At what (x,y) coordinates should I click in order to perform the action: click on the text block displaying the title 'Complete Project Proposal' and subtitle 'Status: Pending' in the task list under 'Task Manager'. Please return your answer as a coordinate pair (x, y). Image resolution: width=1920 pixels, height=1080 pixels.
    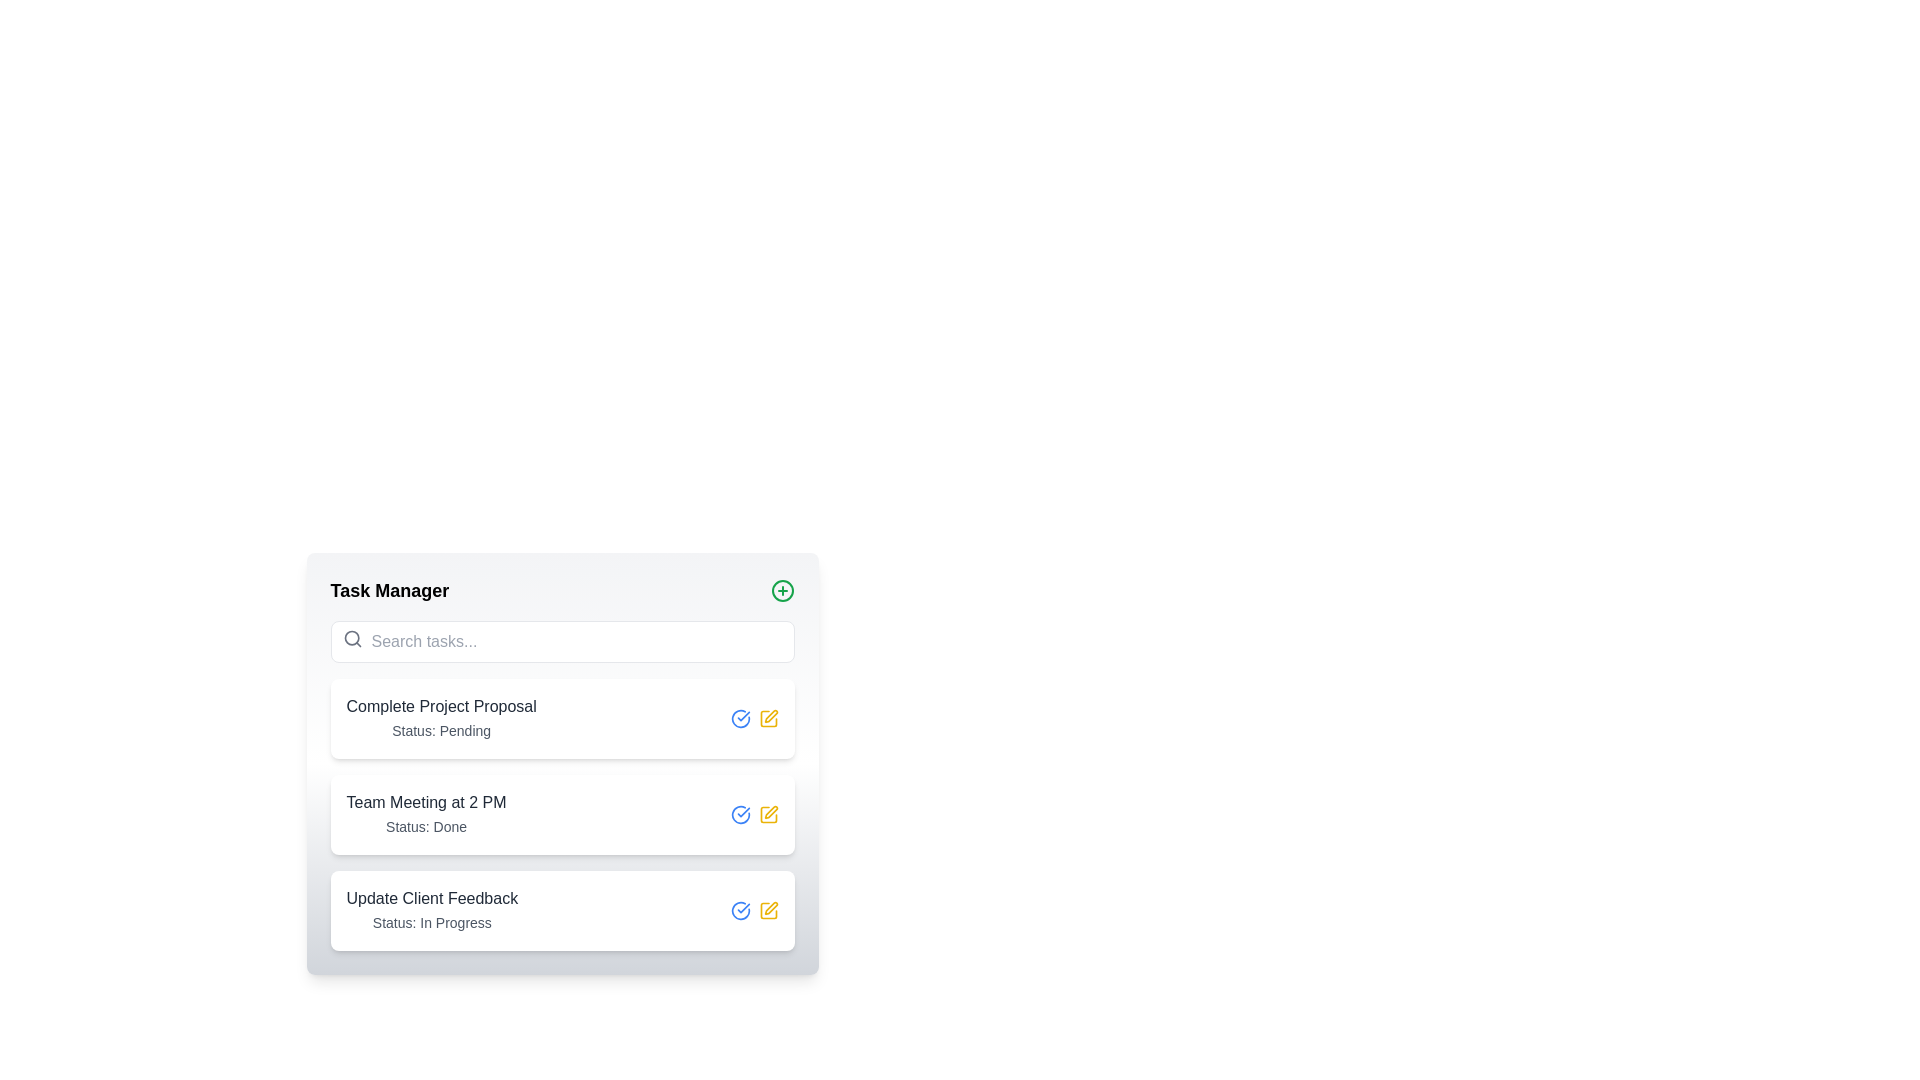
    Looking at the image, I should click on (440, 717).